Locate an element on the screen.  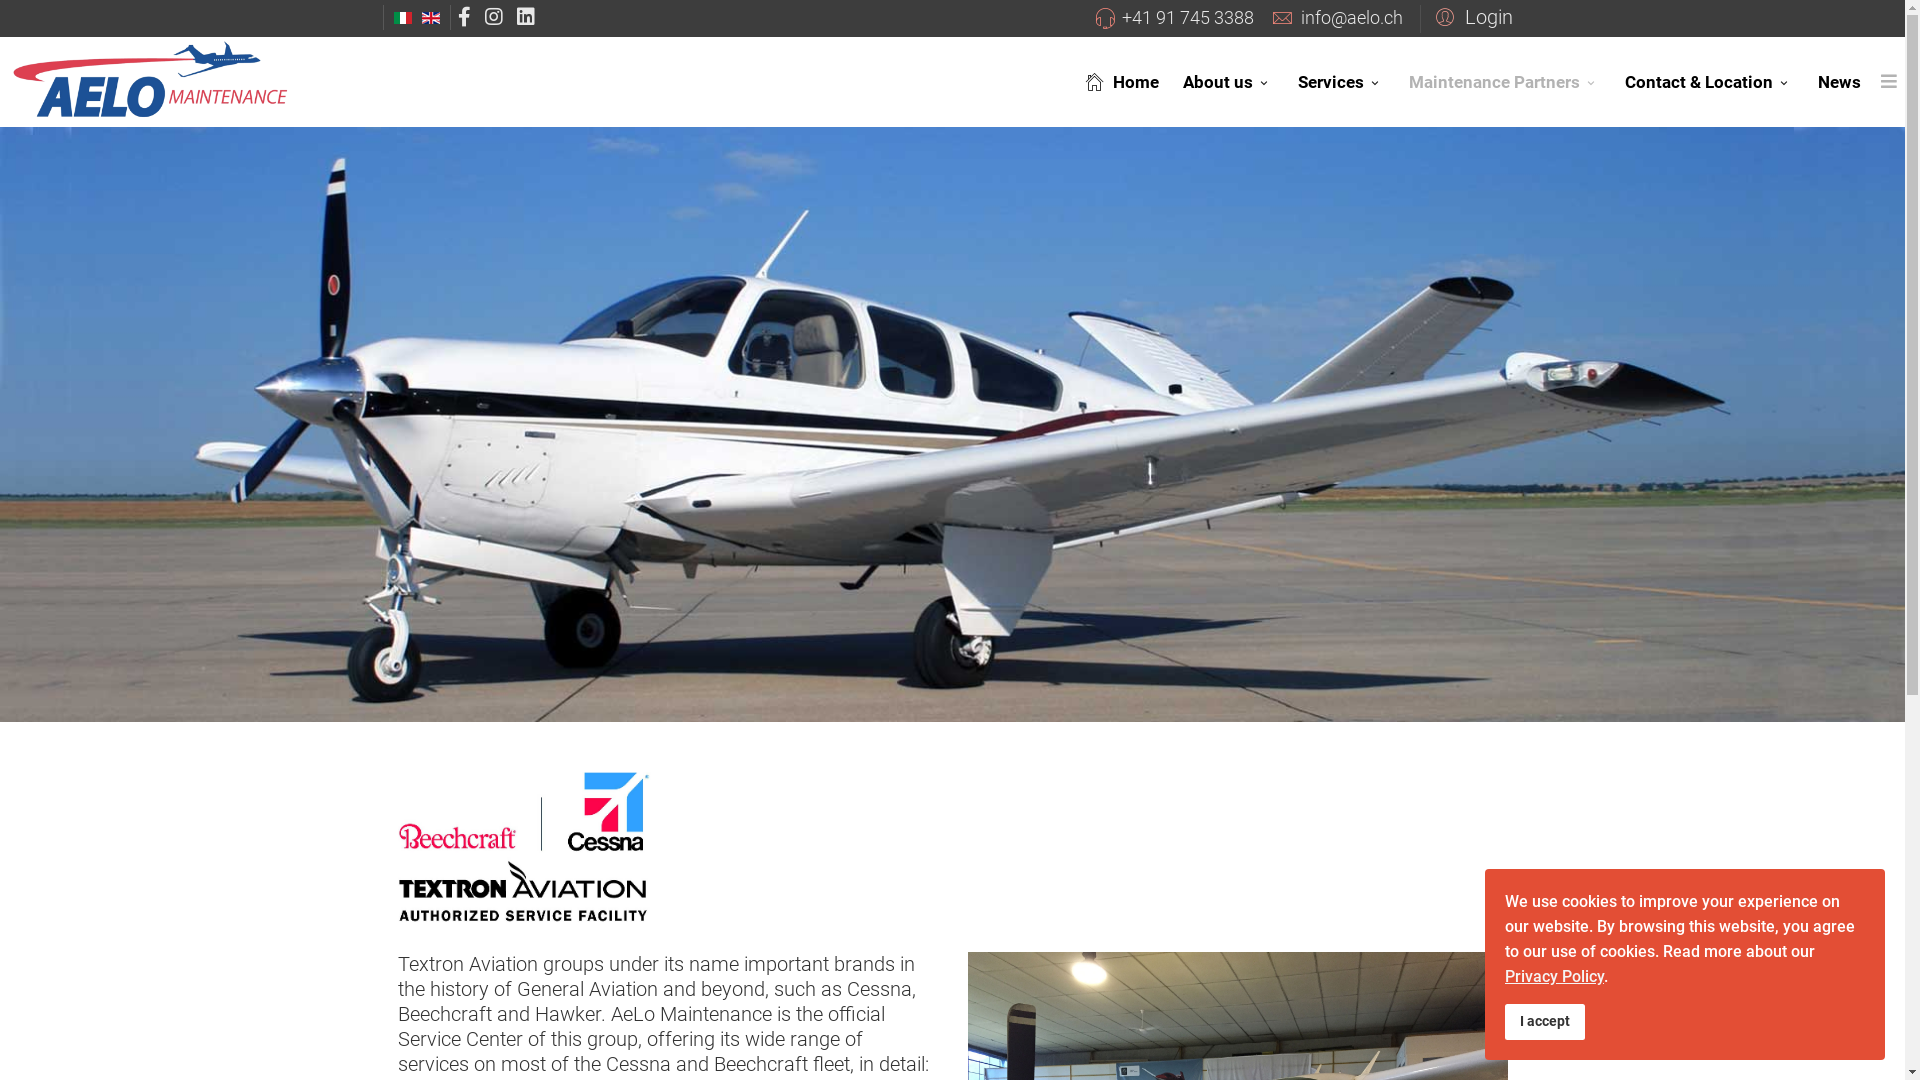
'Privacy Policy' is located at coordinates (1553, 975).